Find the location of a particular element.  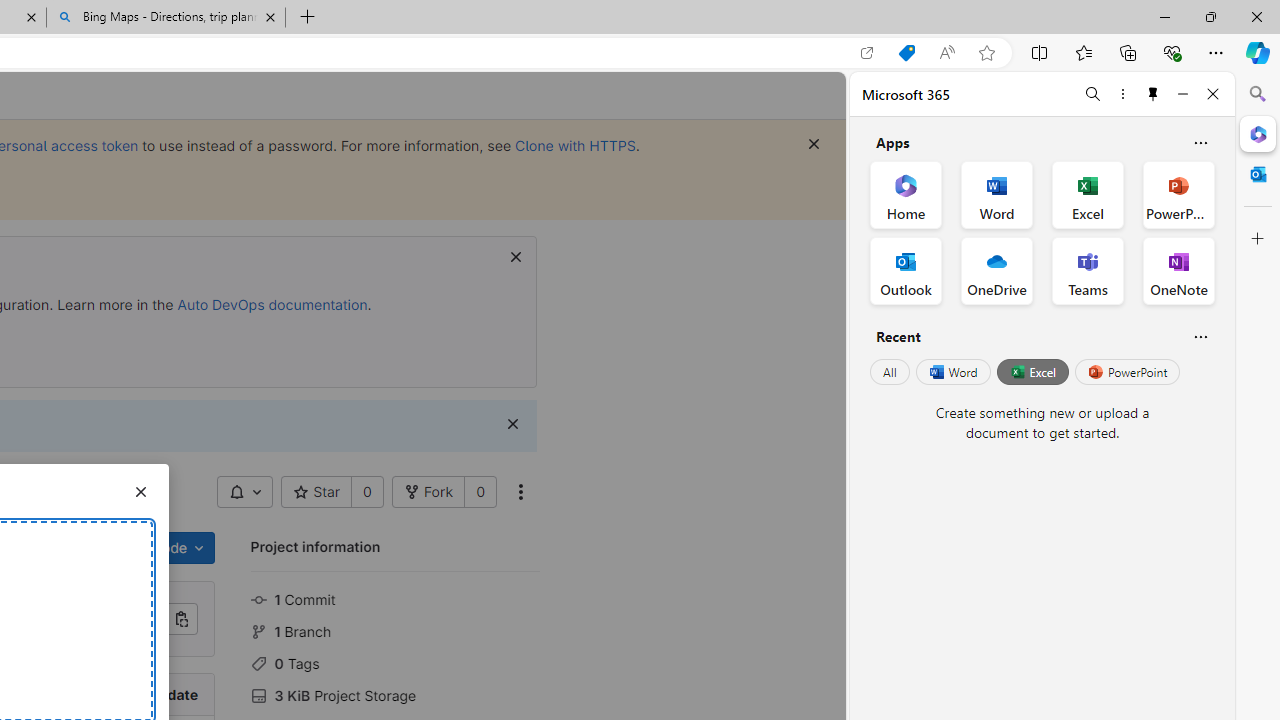

'Outlook Office App' is located at coordinates (905, 271).